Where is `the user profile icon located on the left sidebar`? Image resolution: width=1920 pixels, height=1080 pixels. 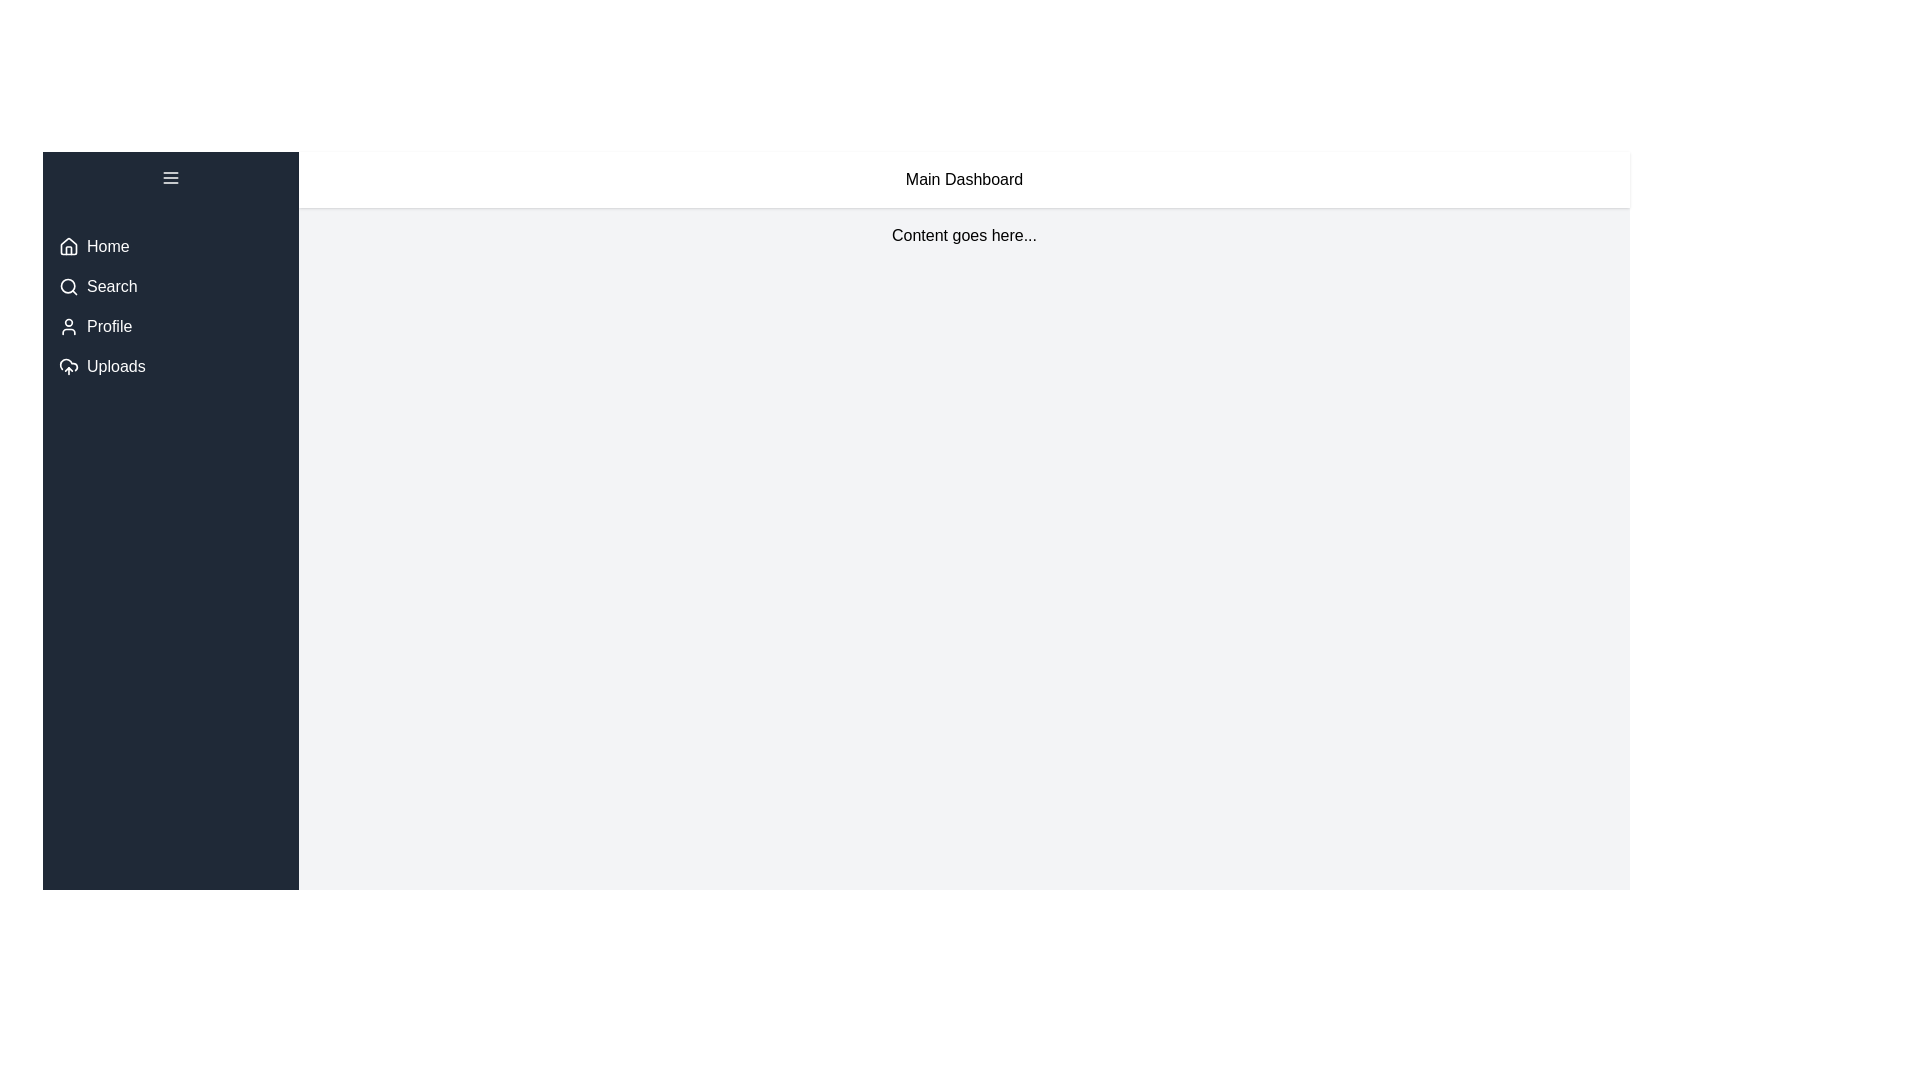 the user profile icon located on the left sidebar is located at coordinates (68, 326).